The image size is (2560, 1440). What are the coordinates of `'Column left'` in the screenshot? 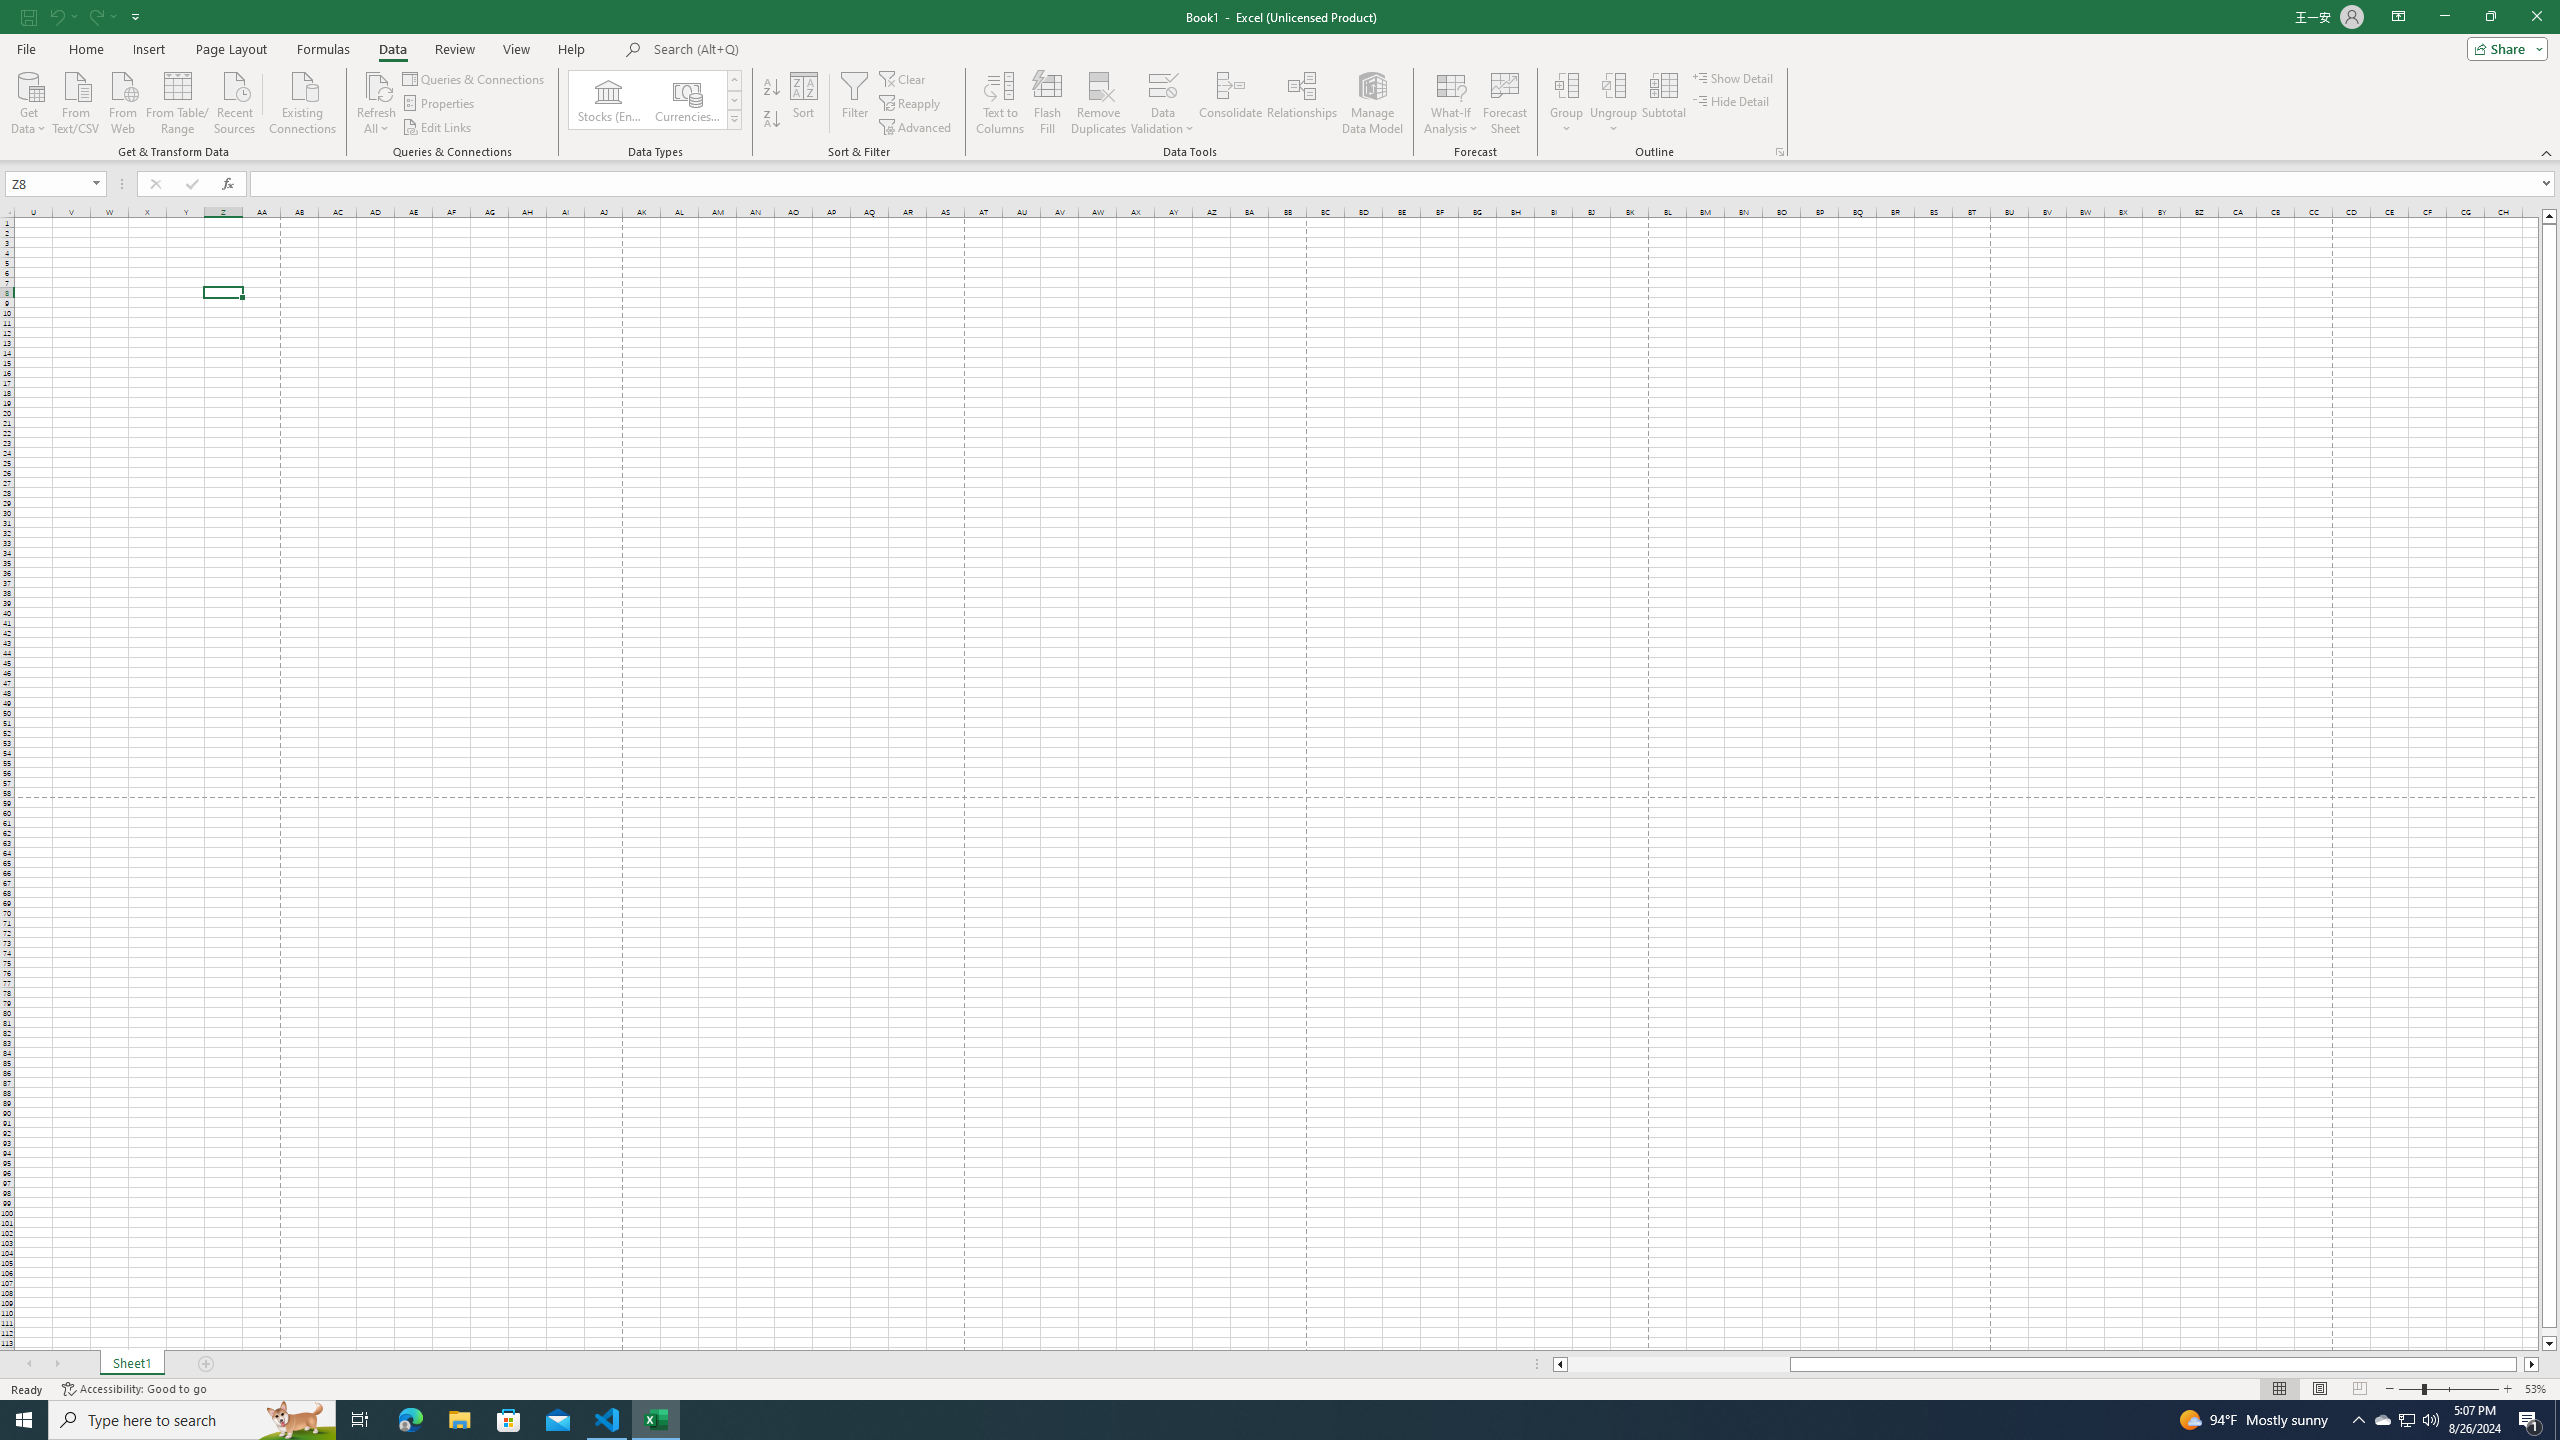 It's located at (1558, 1363).